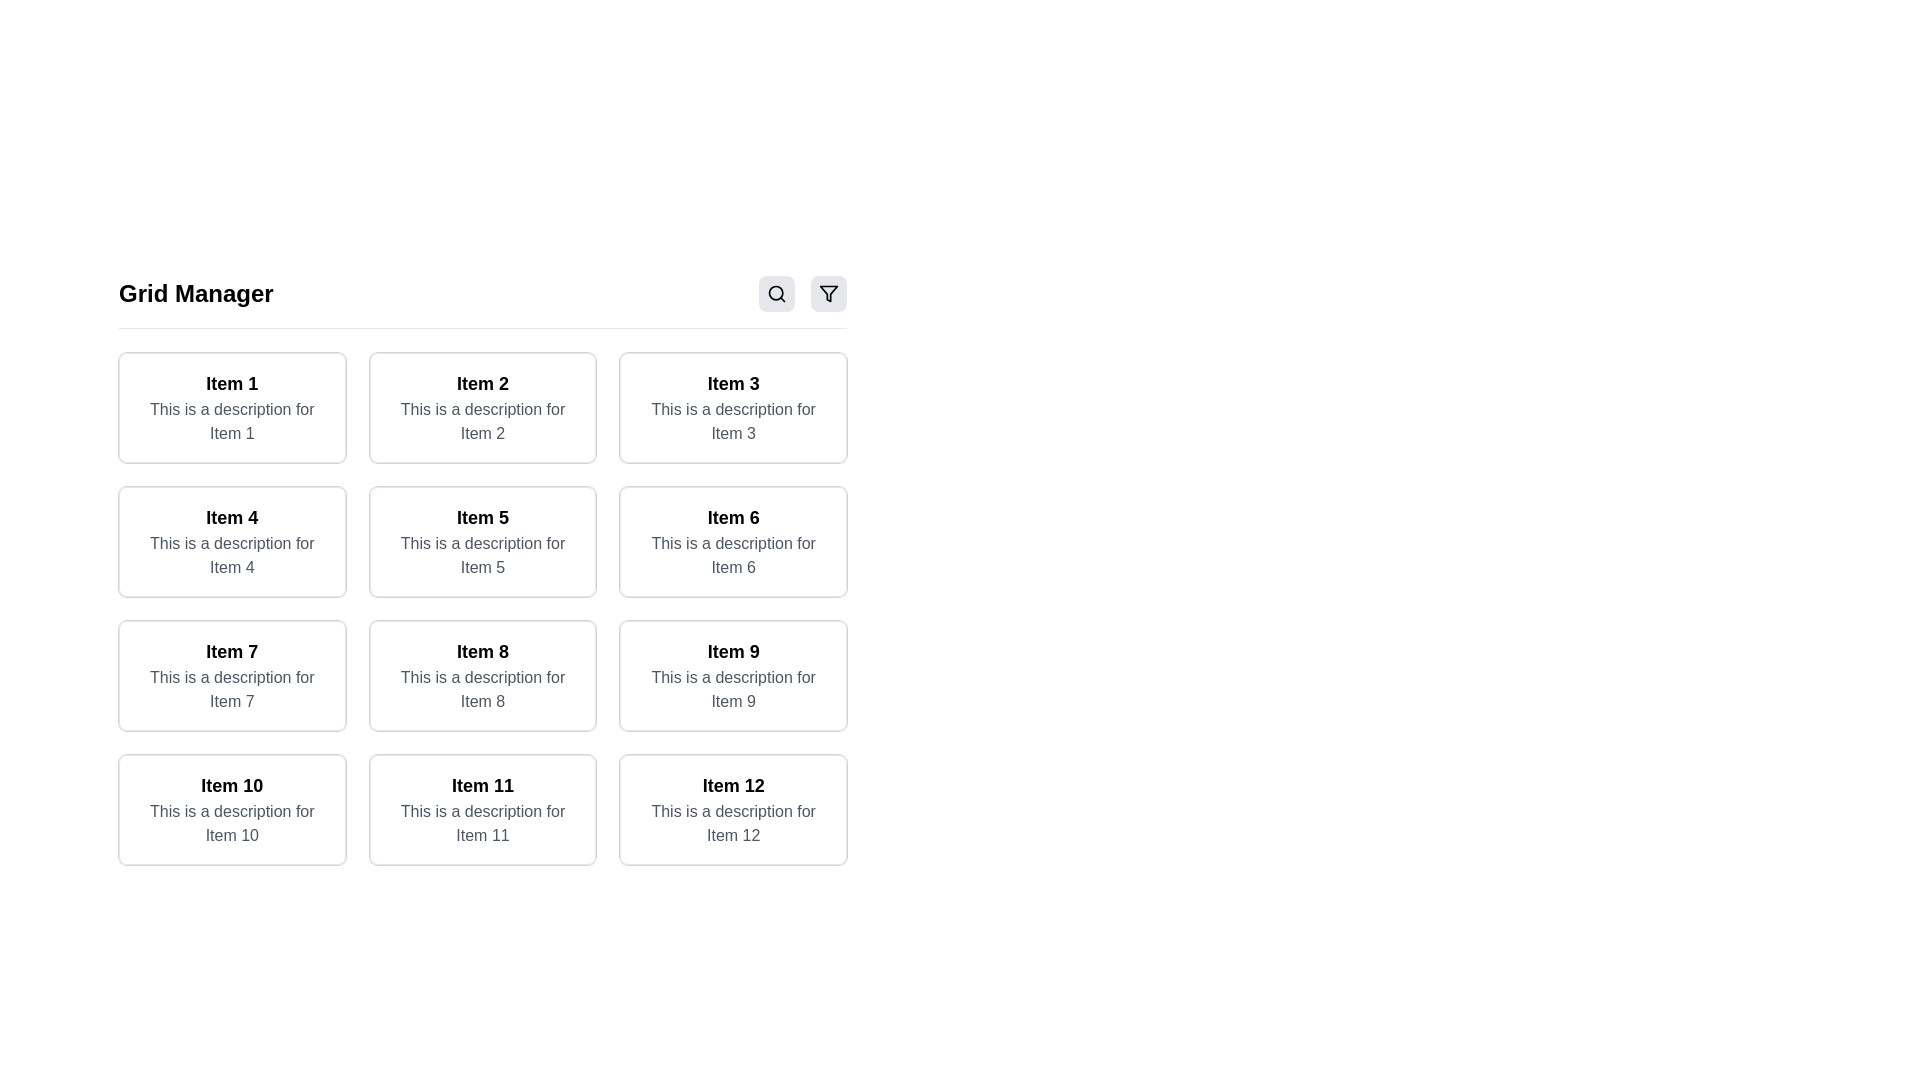 The width and height of the screenshot is (1920, 1080). What do you see at coordinates (829, 293) in the screenshot?
I see `the filter button, which is a small square button with a gray background and a funnel icon, located second from the right in a horizontal array of buttons at the top-right corner of the interface` at bounding box center [829, 293].